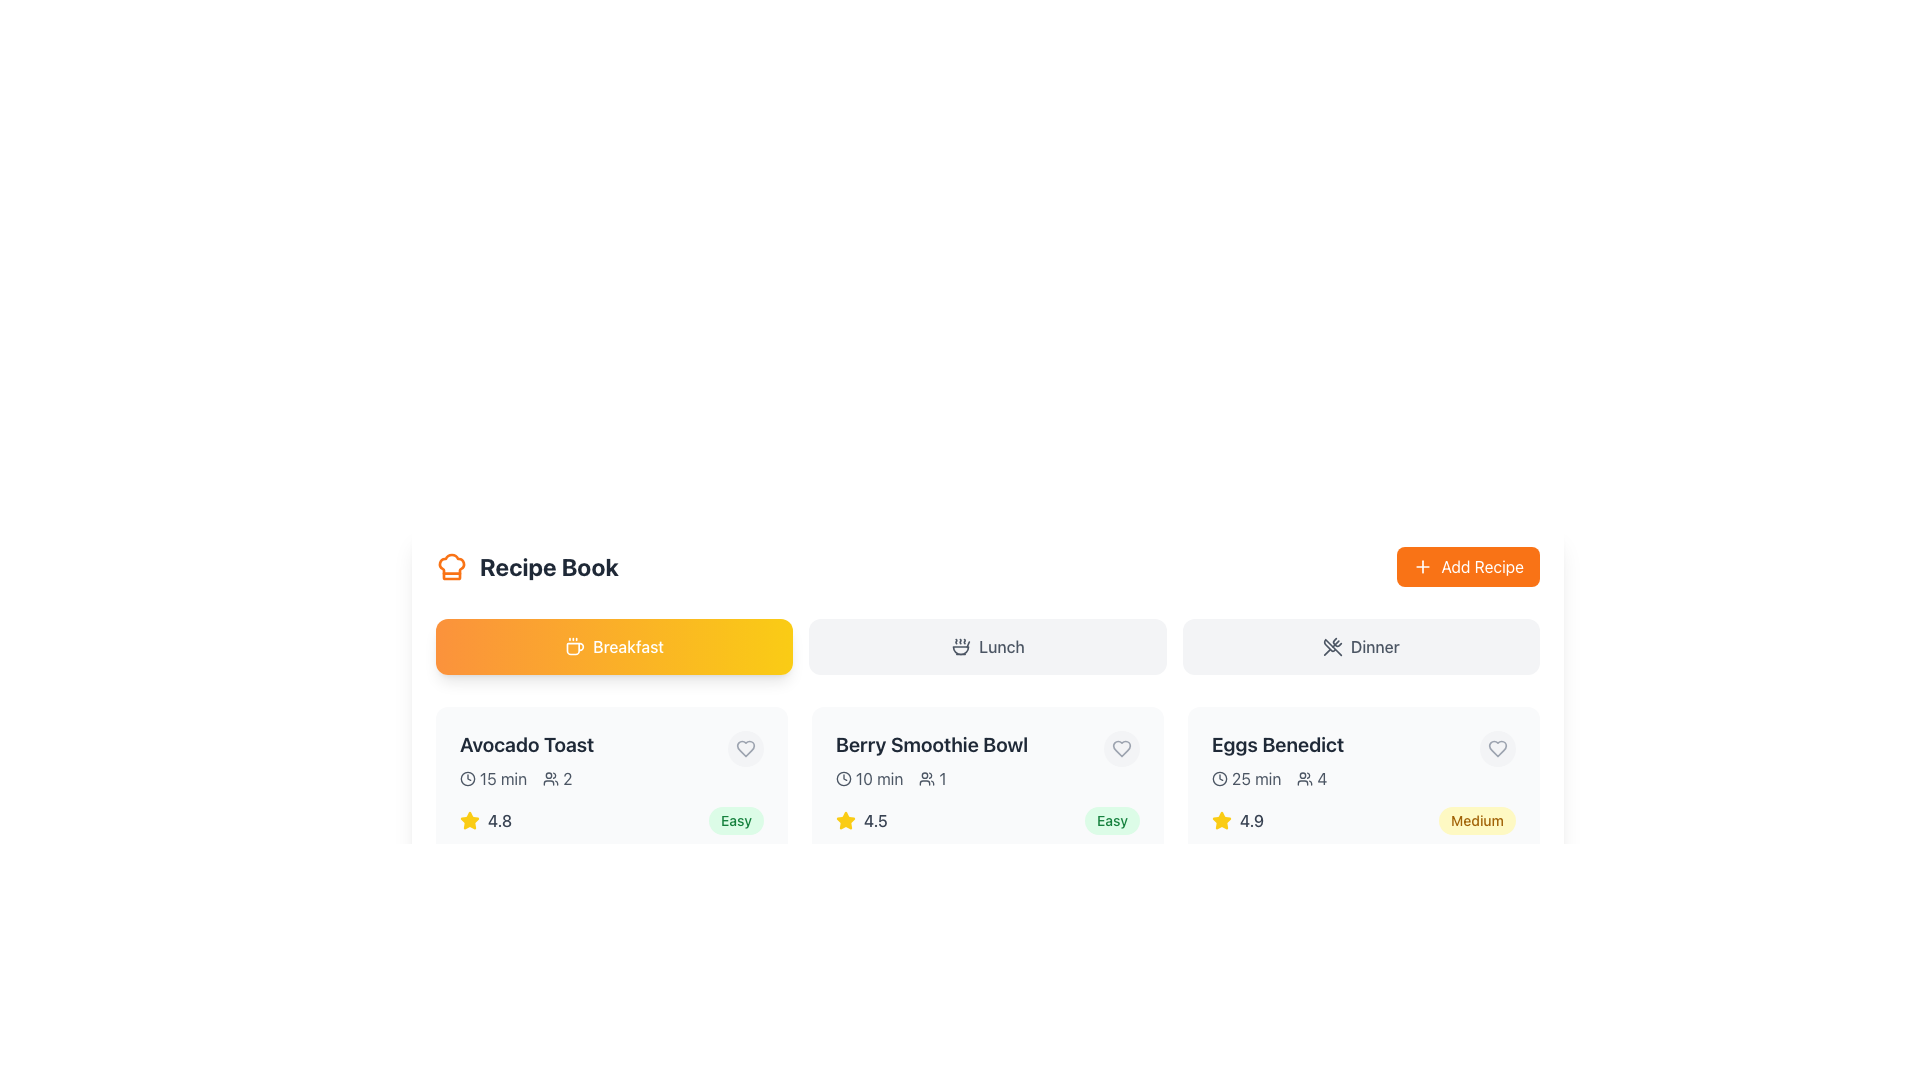 The image size is (1920, 1080). I want to click on the star icon to interact with or modify the rating, which is visually represented next to the numeric rating of '4.5', so click(845, 821).